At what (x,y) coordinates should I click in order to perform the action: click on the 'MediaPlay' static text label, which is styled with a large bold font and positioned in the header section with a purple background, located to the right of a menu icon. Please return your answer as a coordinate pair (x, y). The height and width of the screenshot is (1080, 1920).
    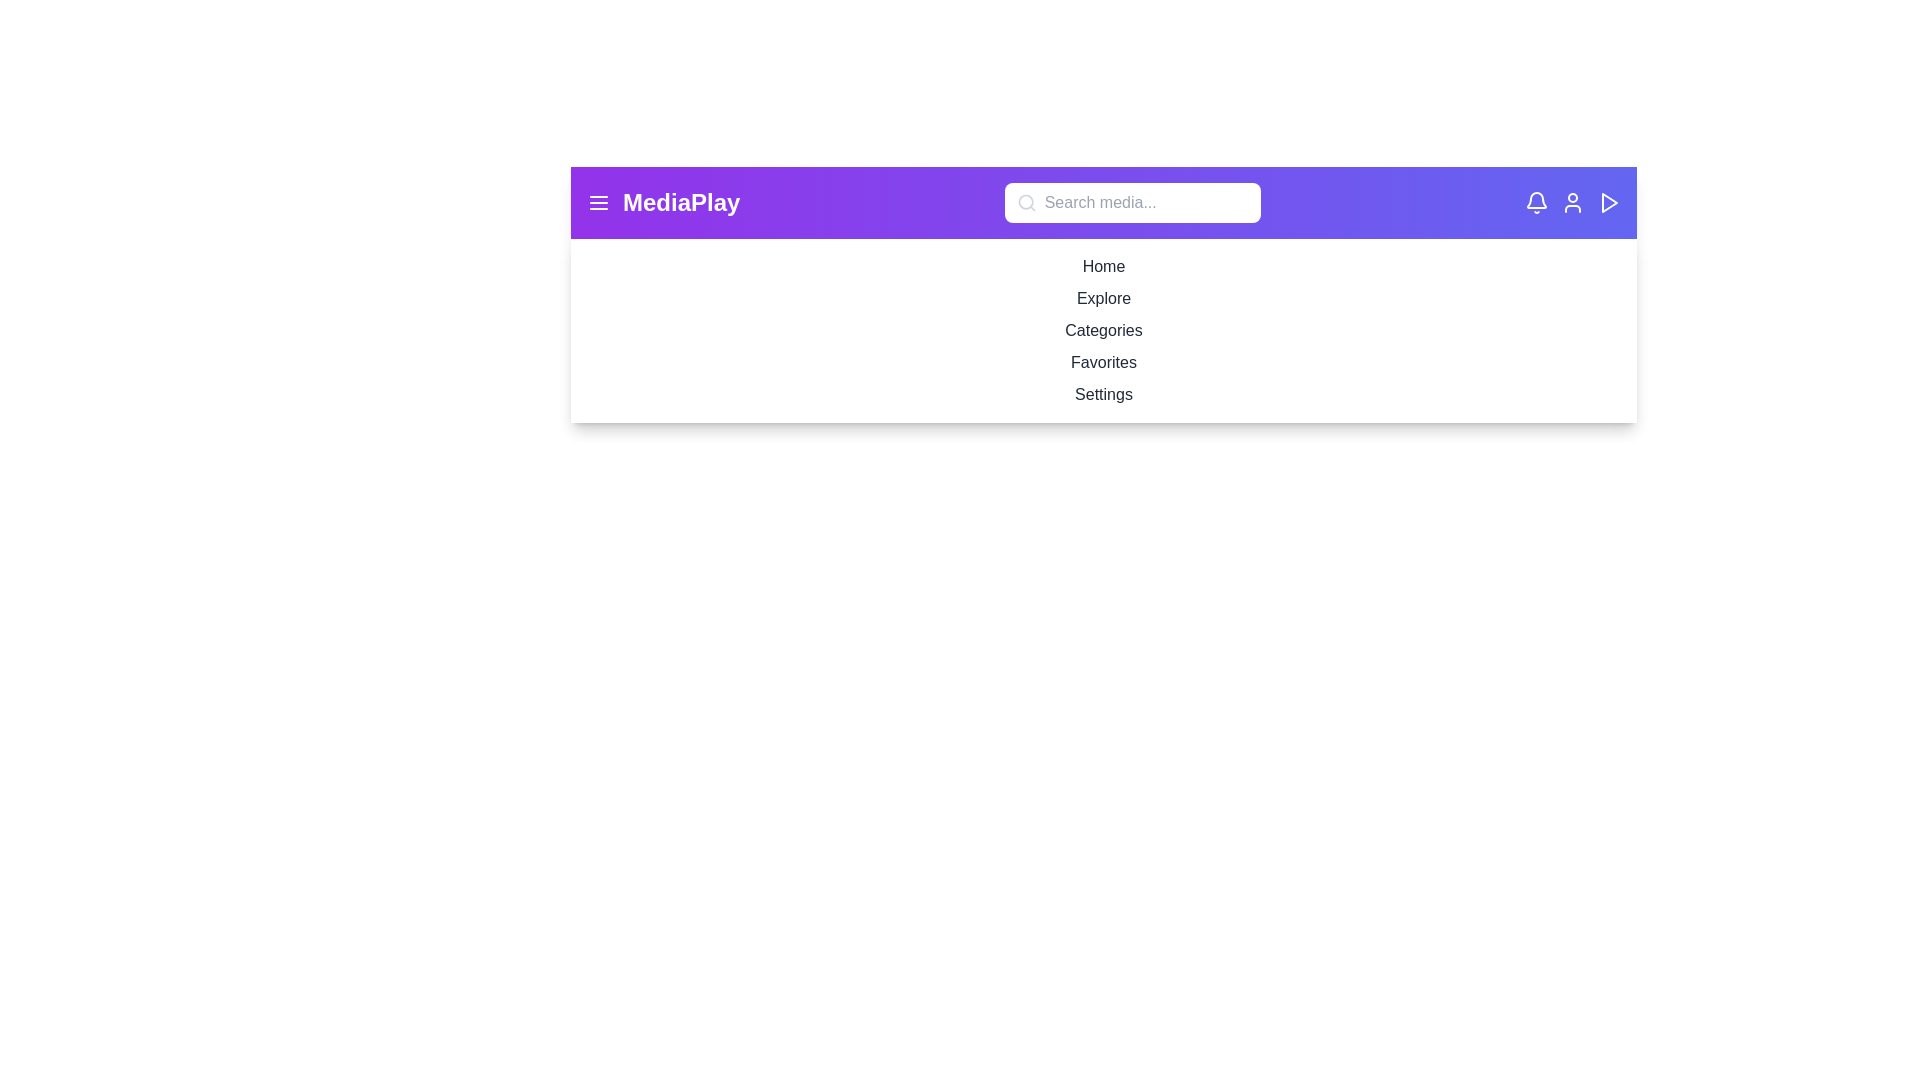
    Looking at the image, I should click on (681, 203).